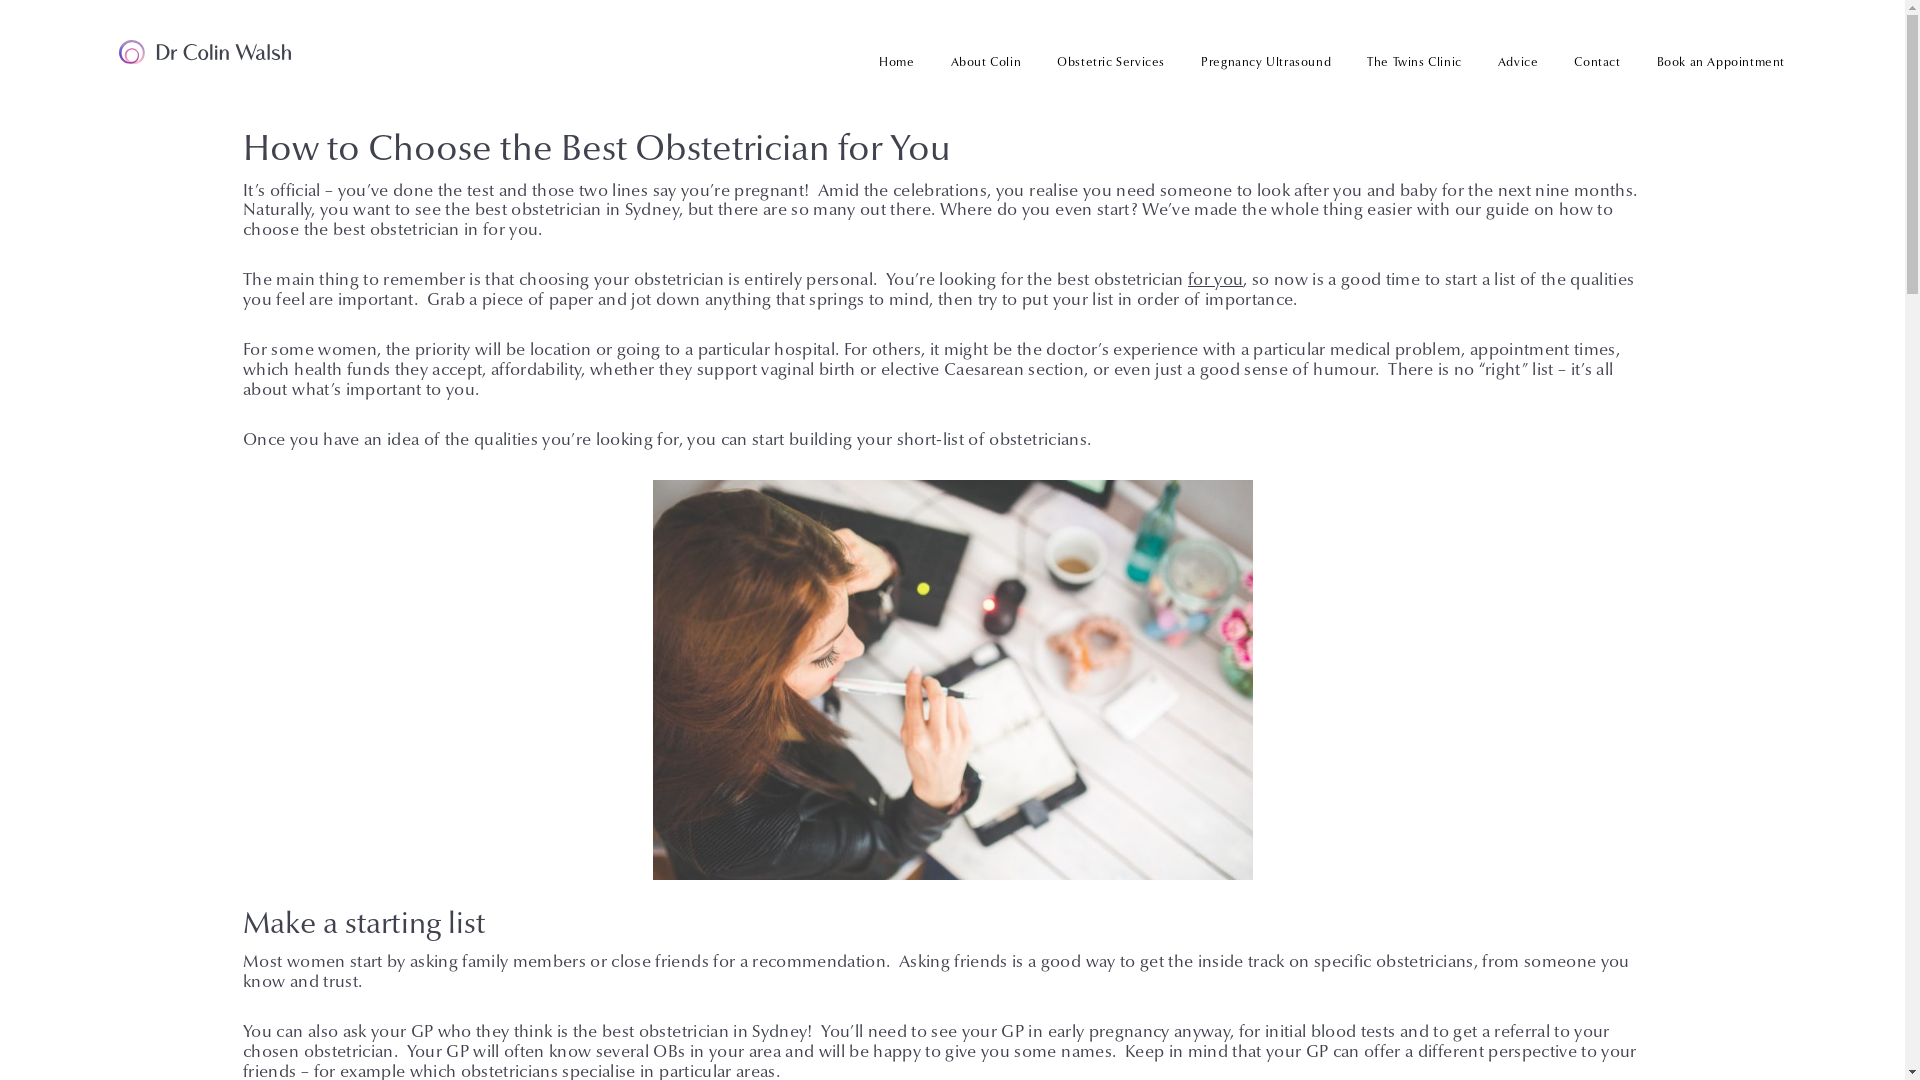 The width and height of the screenshot is (1920, 1080). Describe the element at coordinates (1348, 61) in the screenshot. I see `'The Twins Clinic'` at that location.